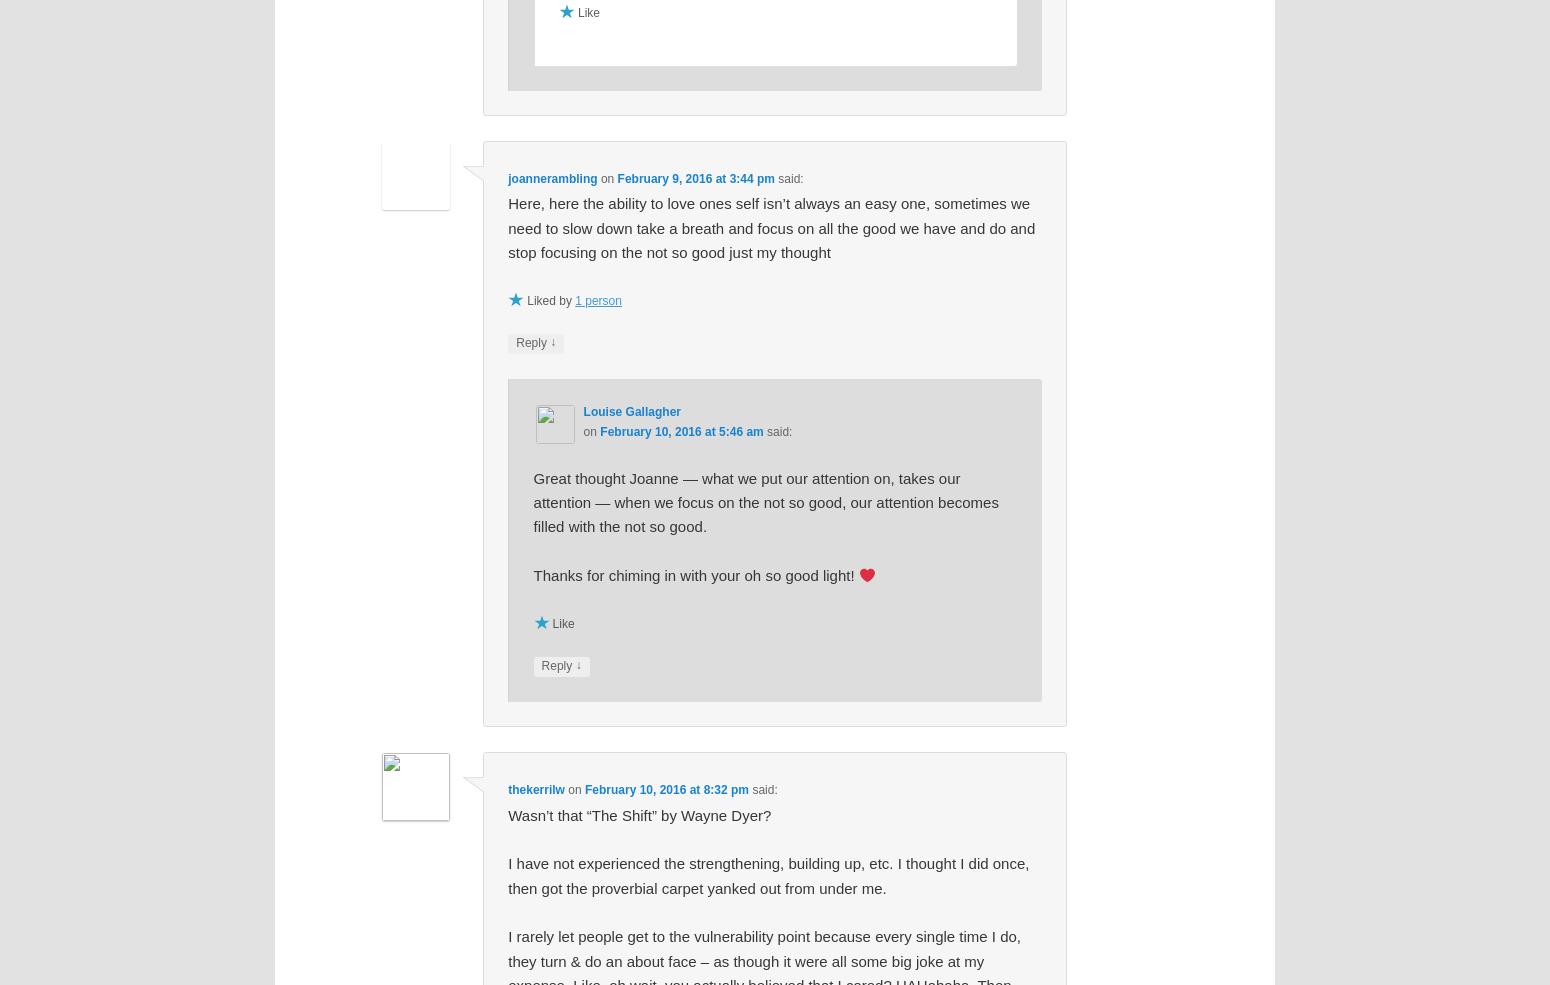  What do you see at coordinates (694, 575) in the screenshot?
I see `'Thanks for chiming in with your oh so good light!'` at bounding box center [694, 575].